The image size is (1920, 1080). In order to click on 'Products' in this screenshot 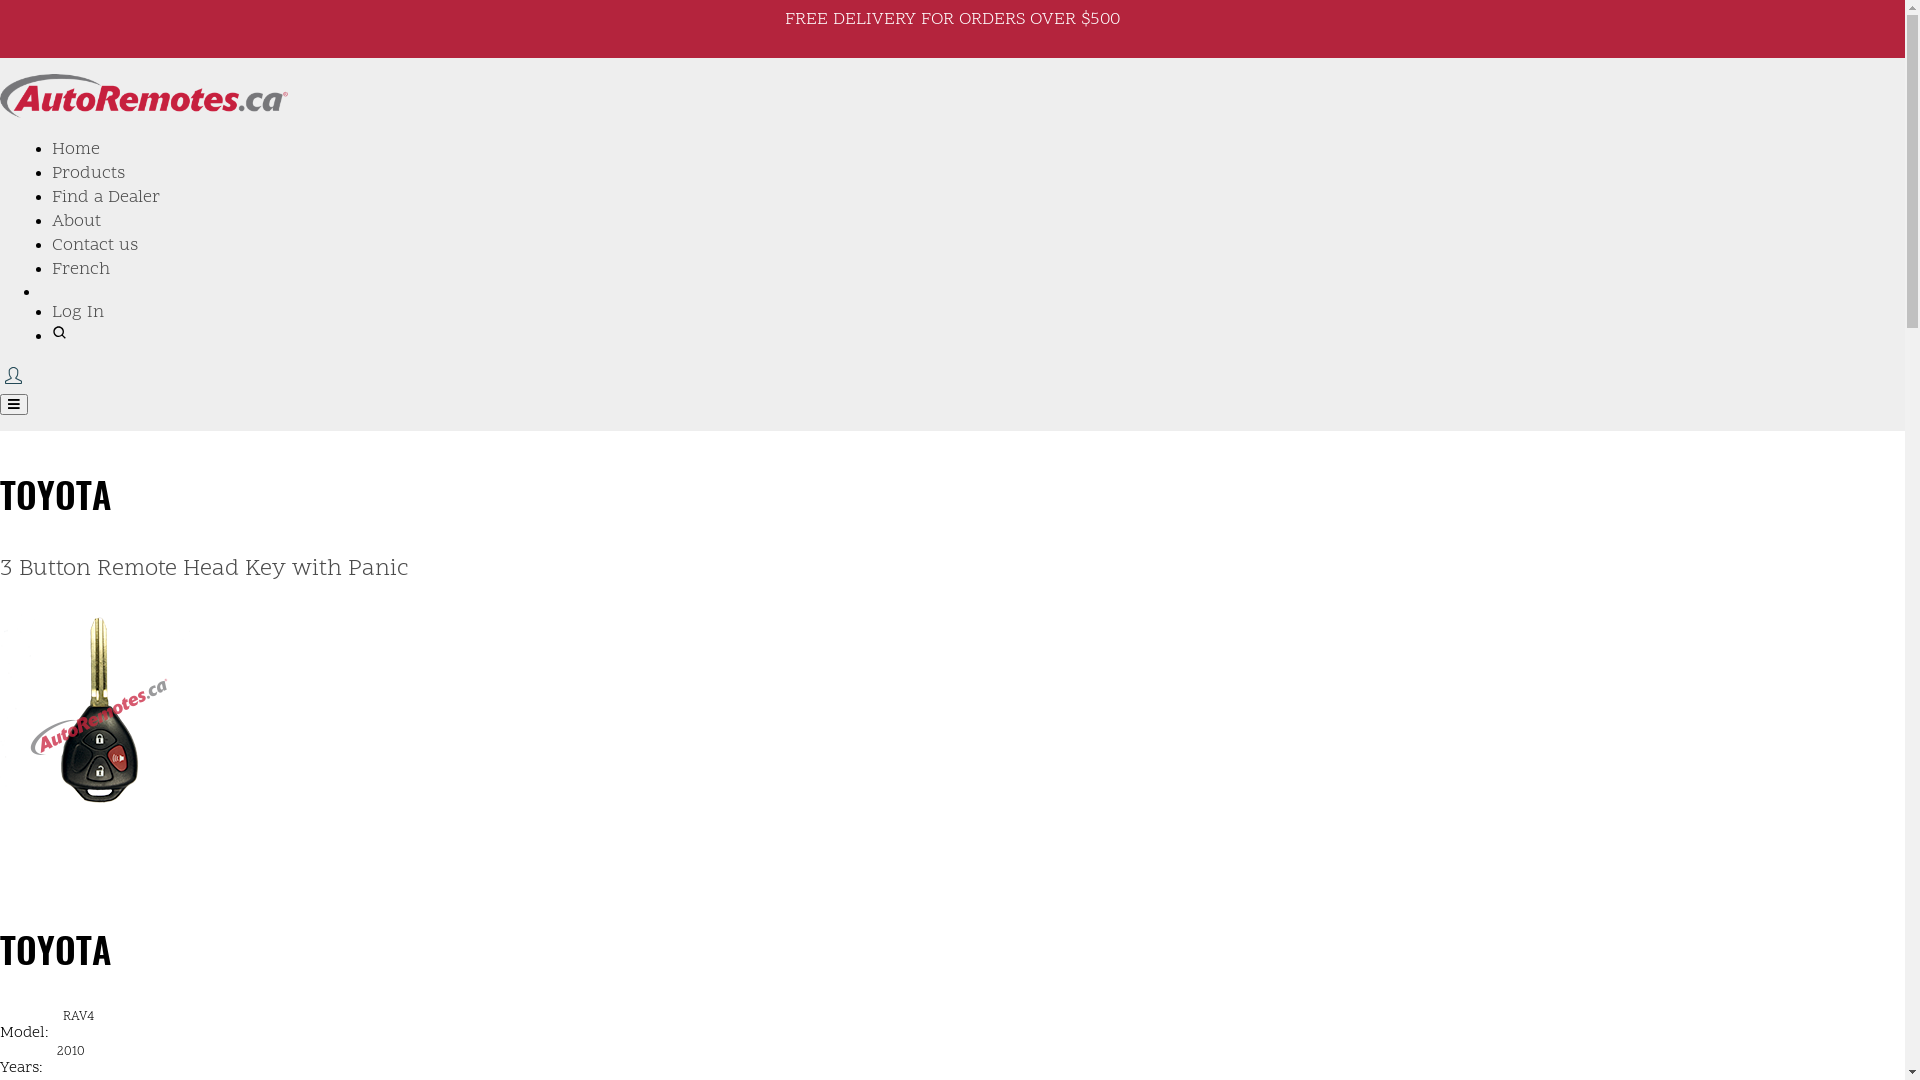, I will do `click(87, 172)`.